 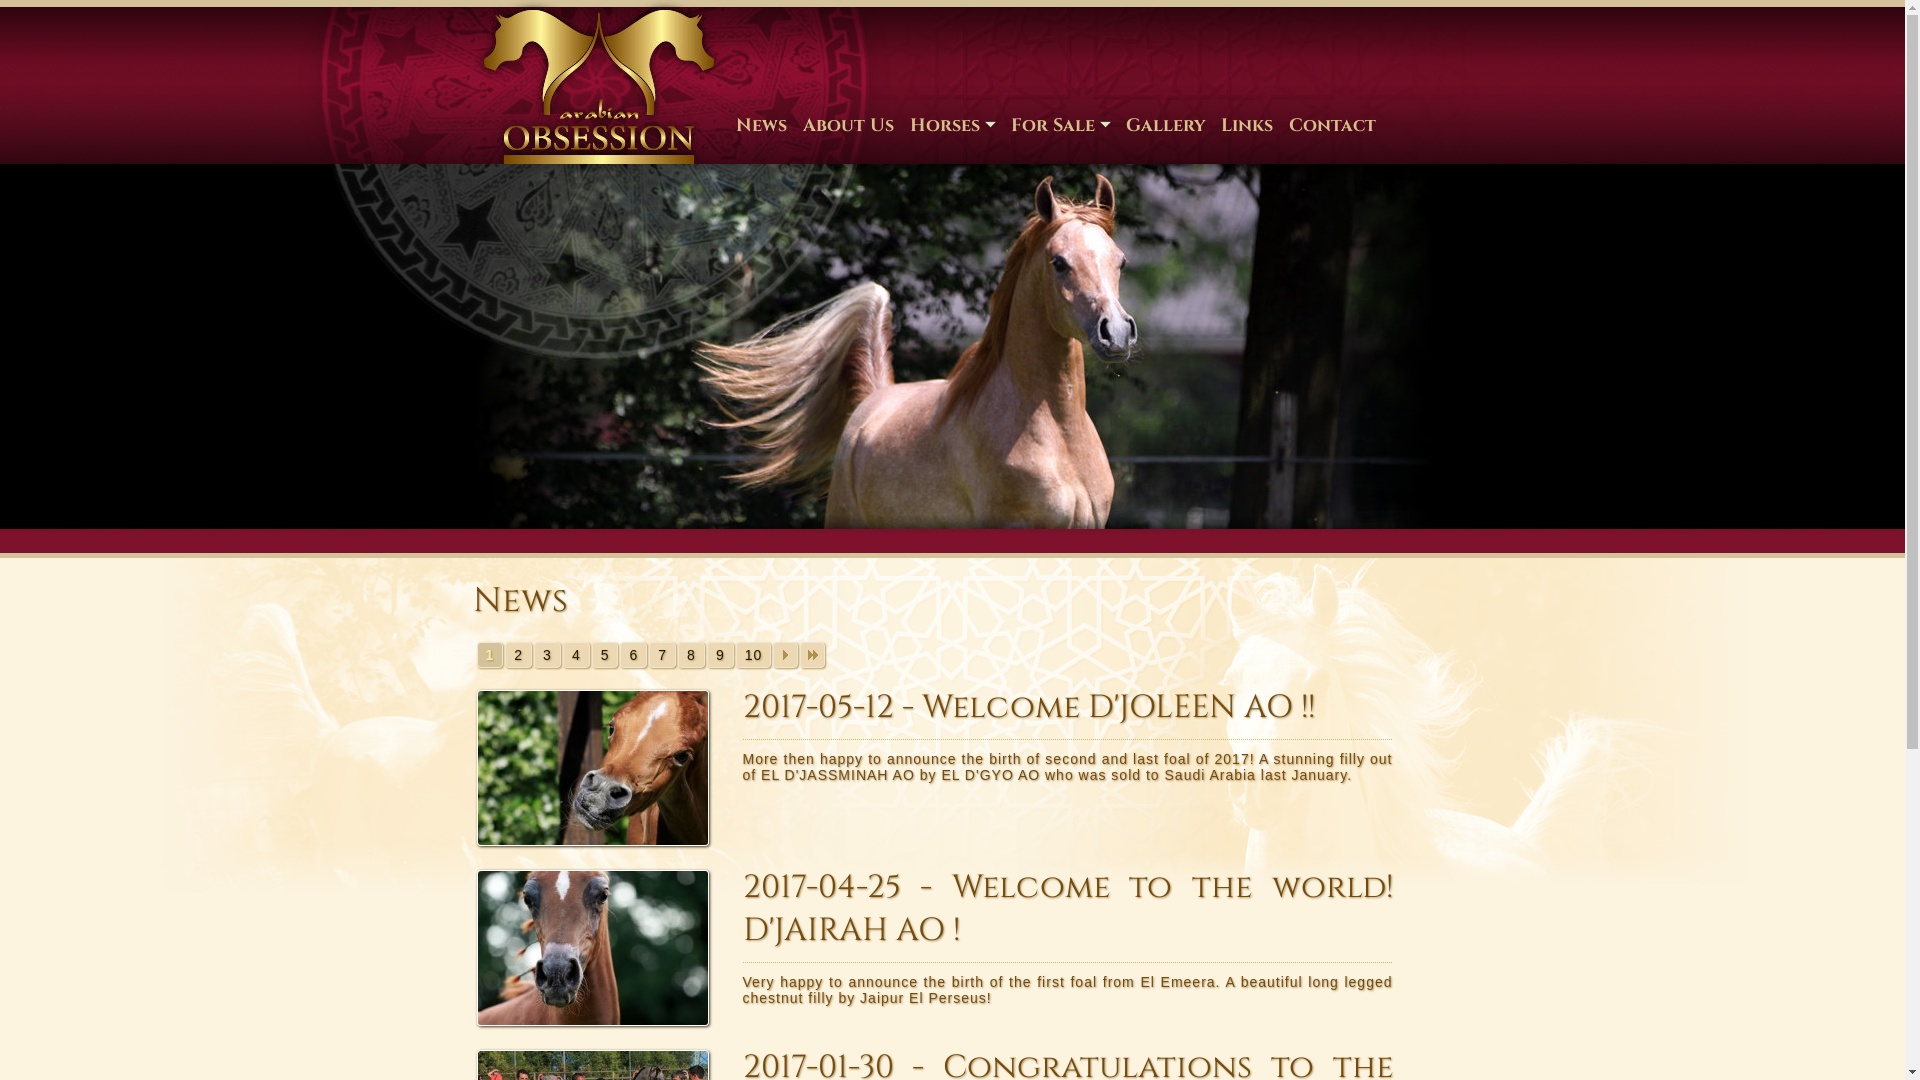 What do you see at coordinates (677, 655) in the screenshot?
I see `'8'` at bounding box center [677, 655].